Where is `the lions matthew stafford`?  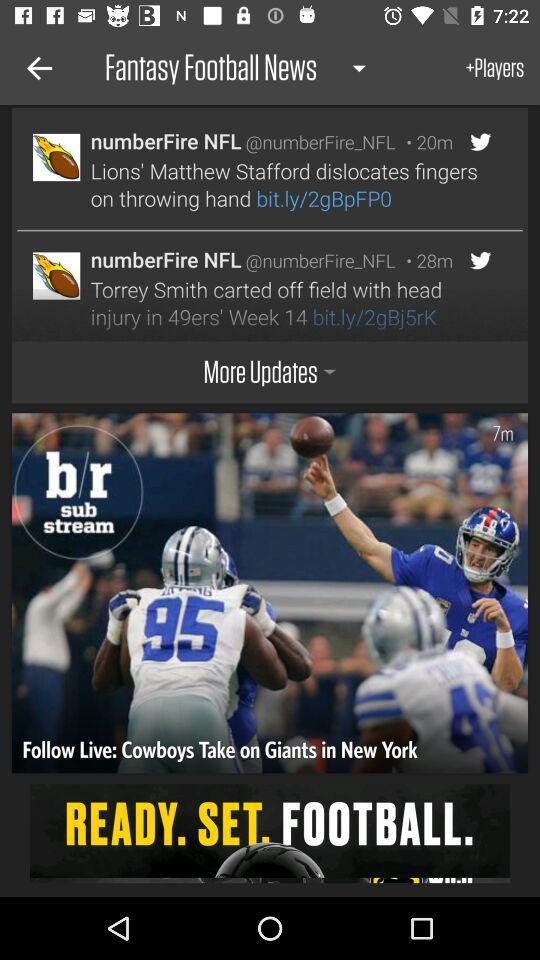 the lions matthew stafford is located at coordinates (287, 184).